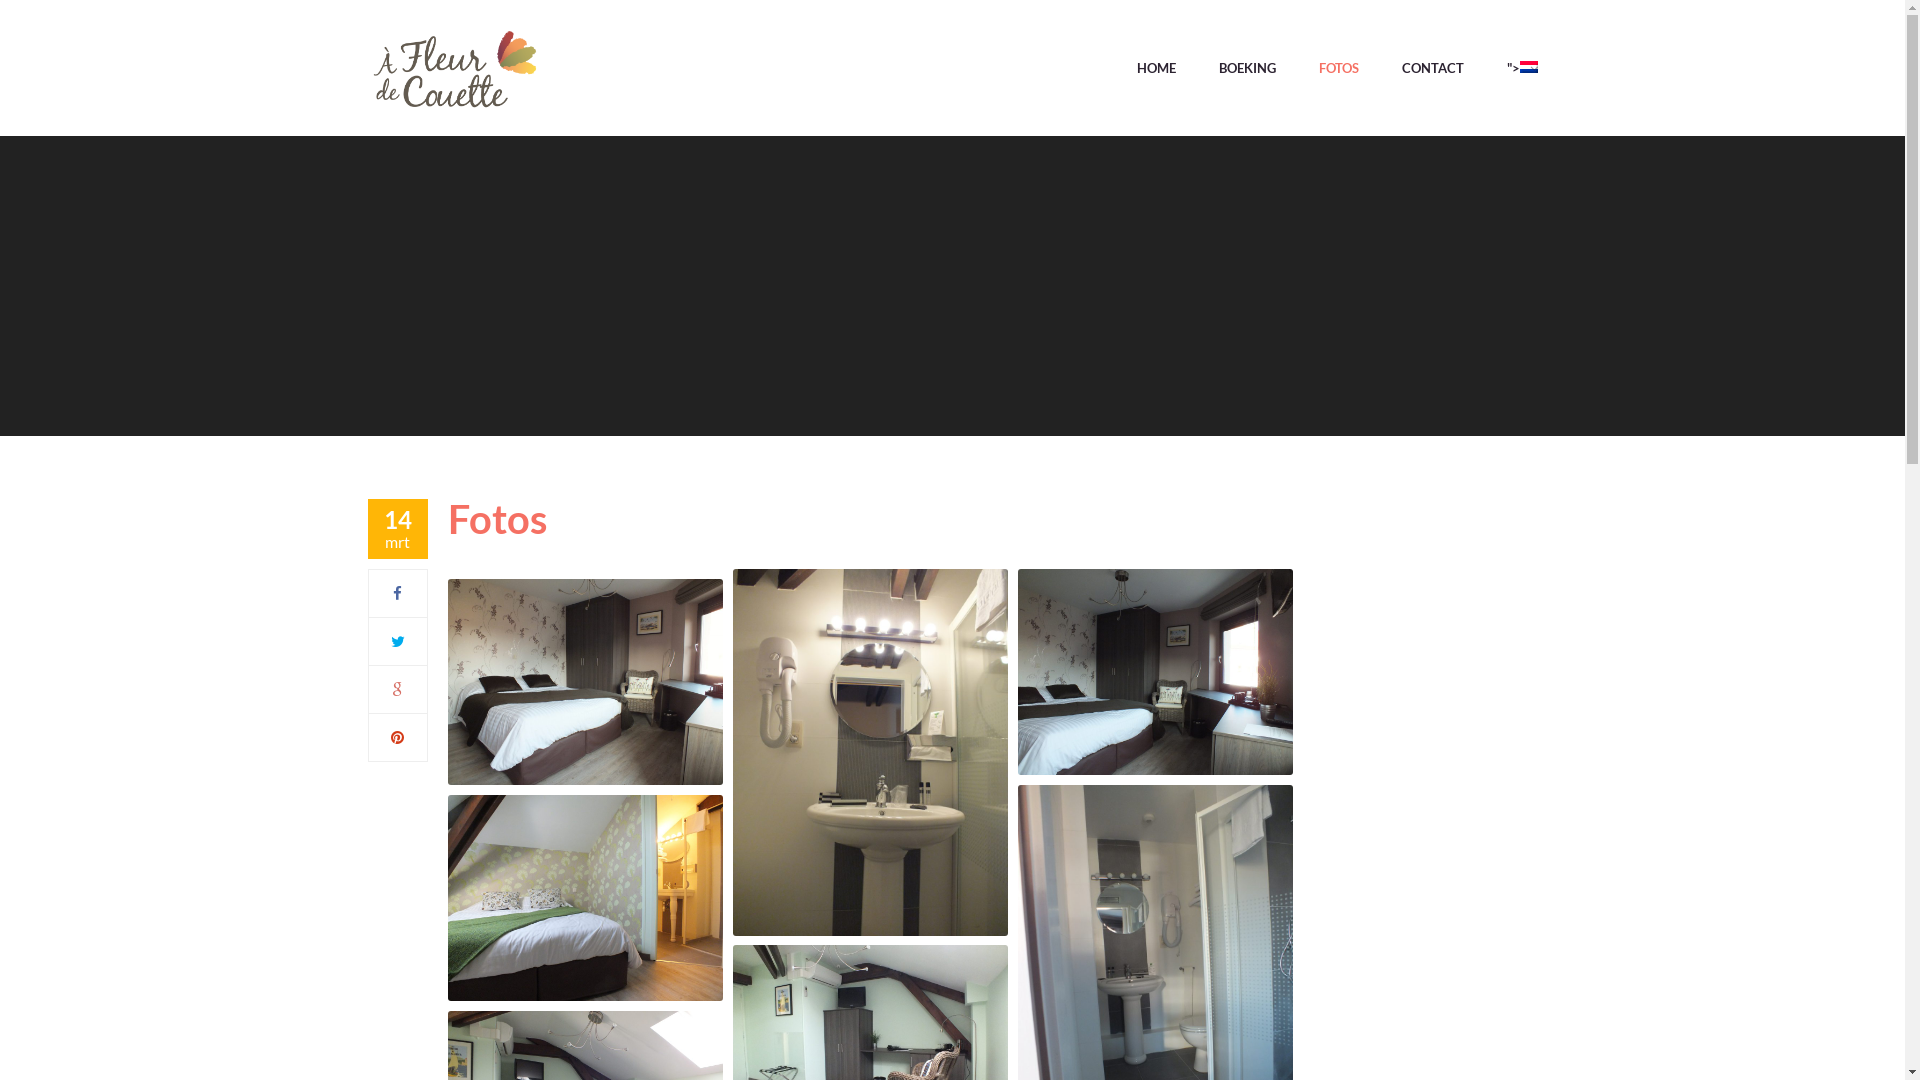  What do you see at coordinates (397, 640) in the screenshot?
I see `'Twitter'` at bounding box center [397, 640].